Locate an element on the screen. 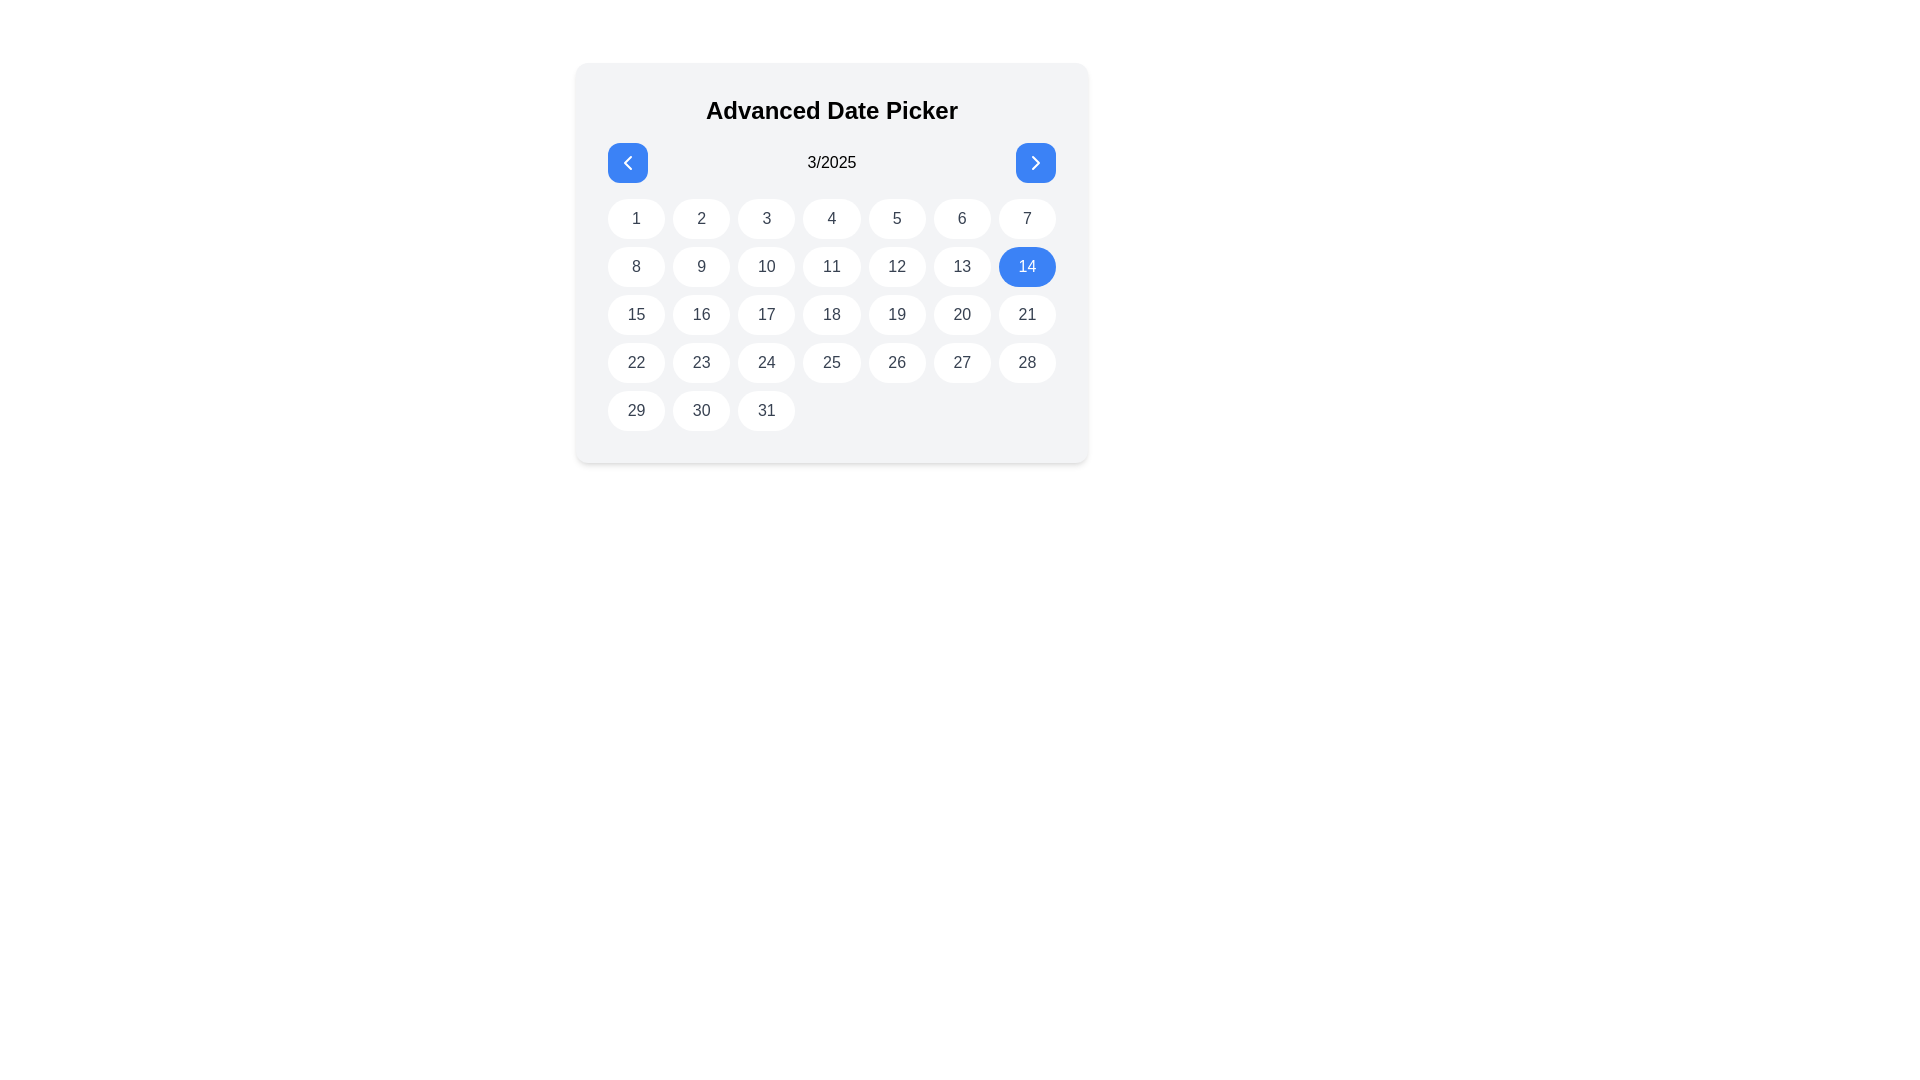 Image resolution: width=1920 pixels, height=1080 pixels. the leftmost button in the calendar header is located at coordinates (627, 161).